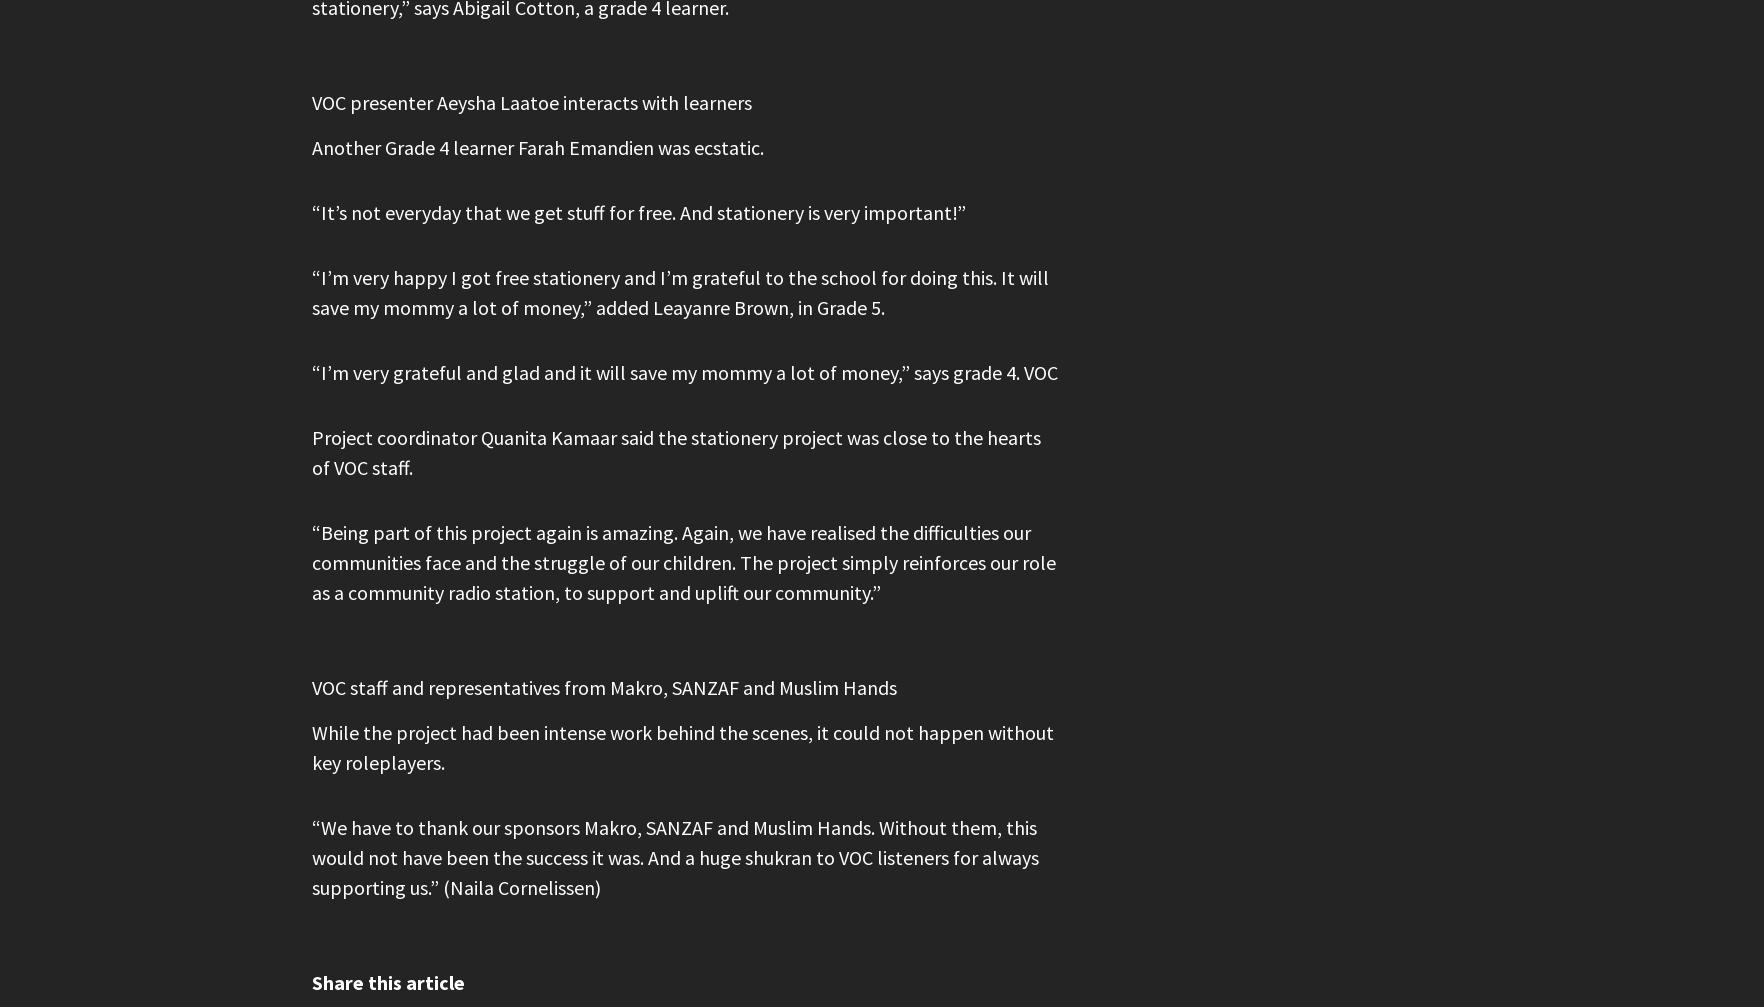  Describe the element at coordinates (312, 292) in the screenshot. I see `'“I’m very happy I got free stationery and I’m grateful to the school for doing this. It will save my mommy a lot of money,” added Leayanre Brown, in Grade 5.'` at that location.